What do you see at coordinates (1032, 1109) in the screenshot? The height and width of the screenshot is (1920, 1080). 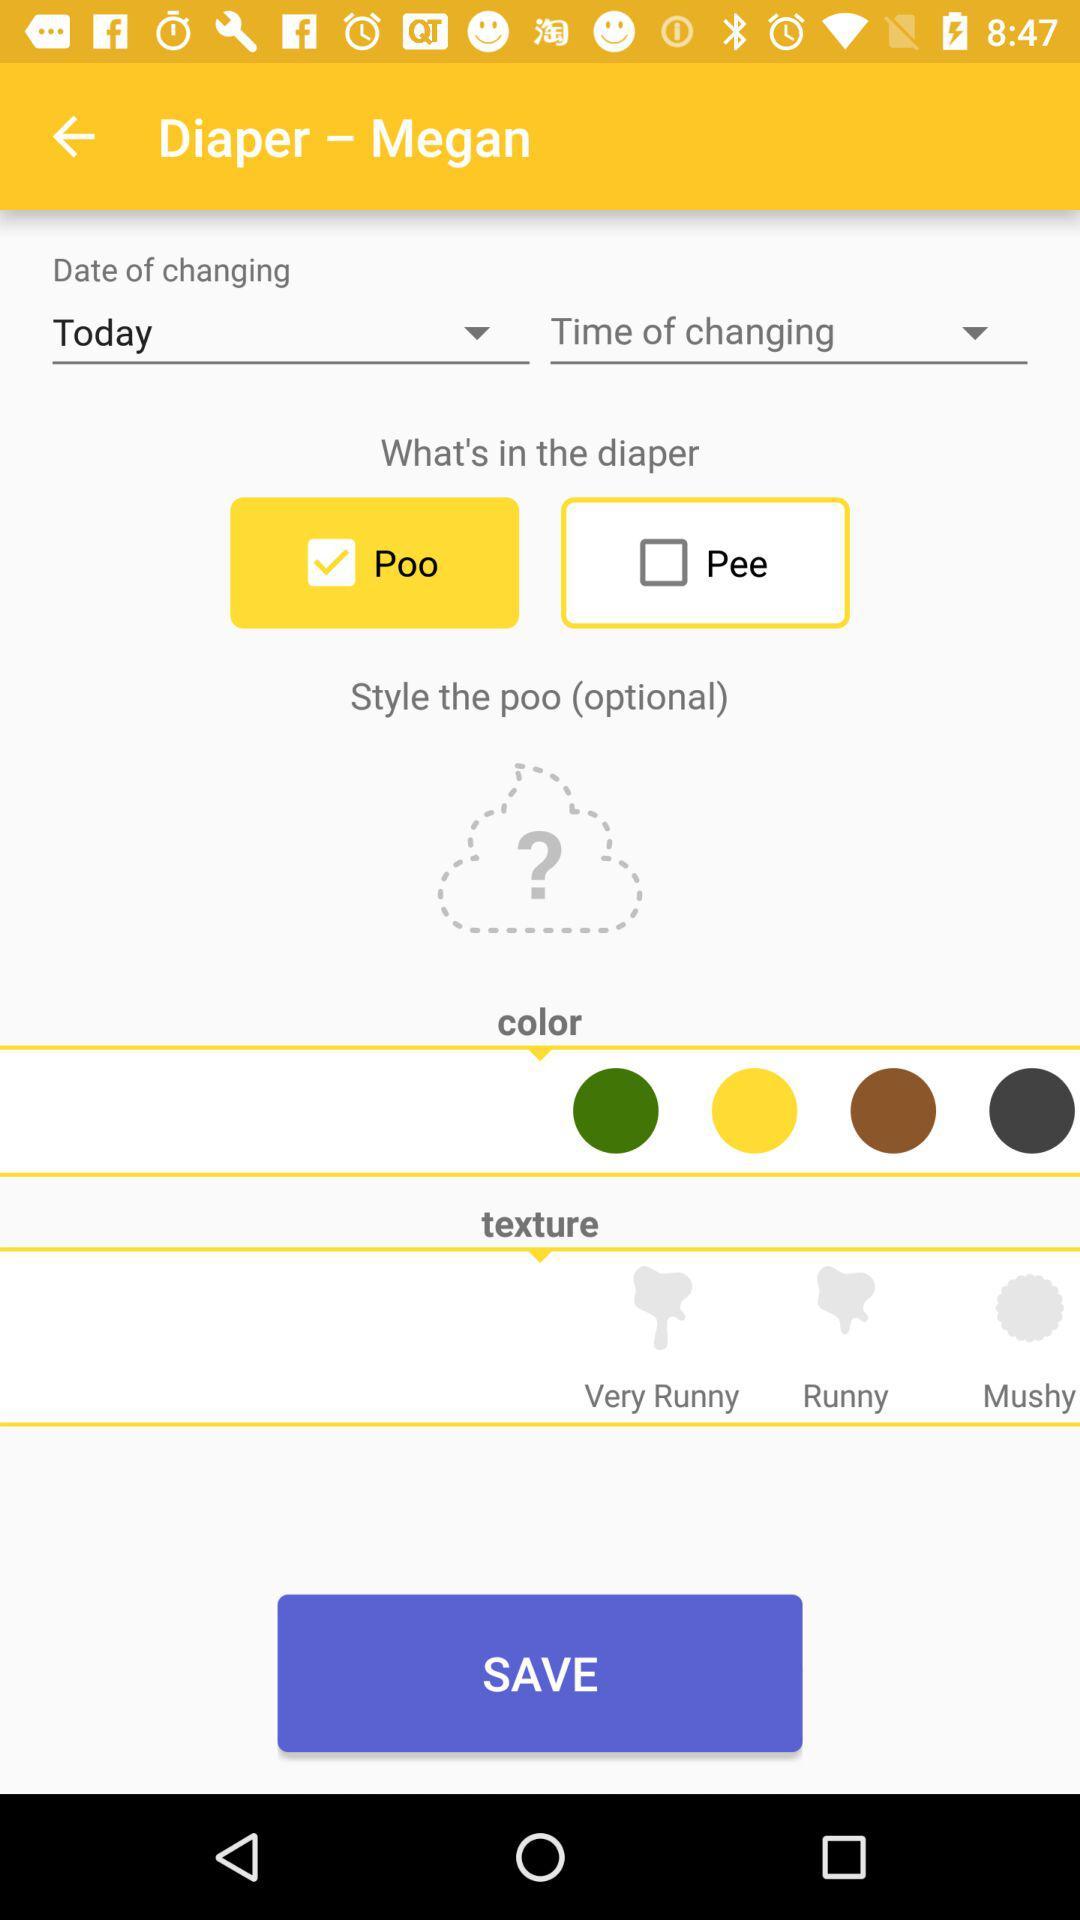 I see `color for diaper` at bounding box center [1032, 1109].